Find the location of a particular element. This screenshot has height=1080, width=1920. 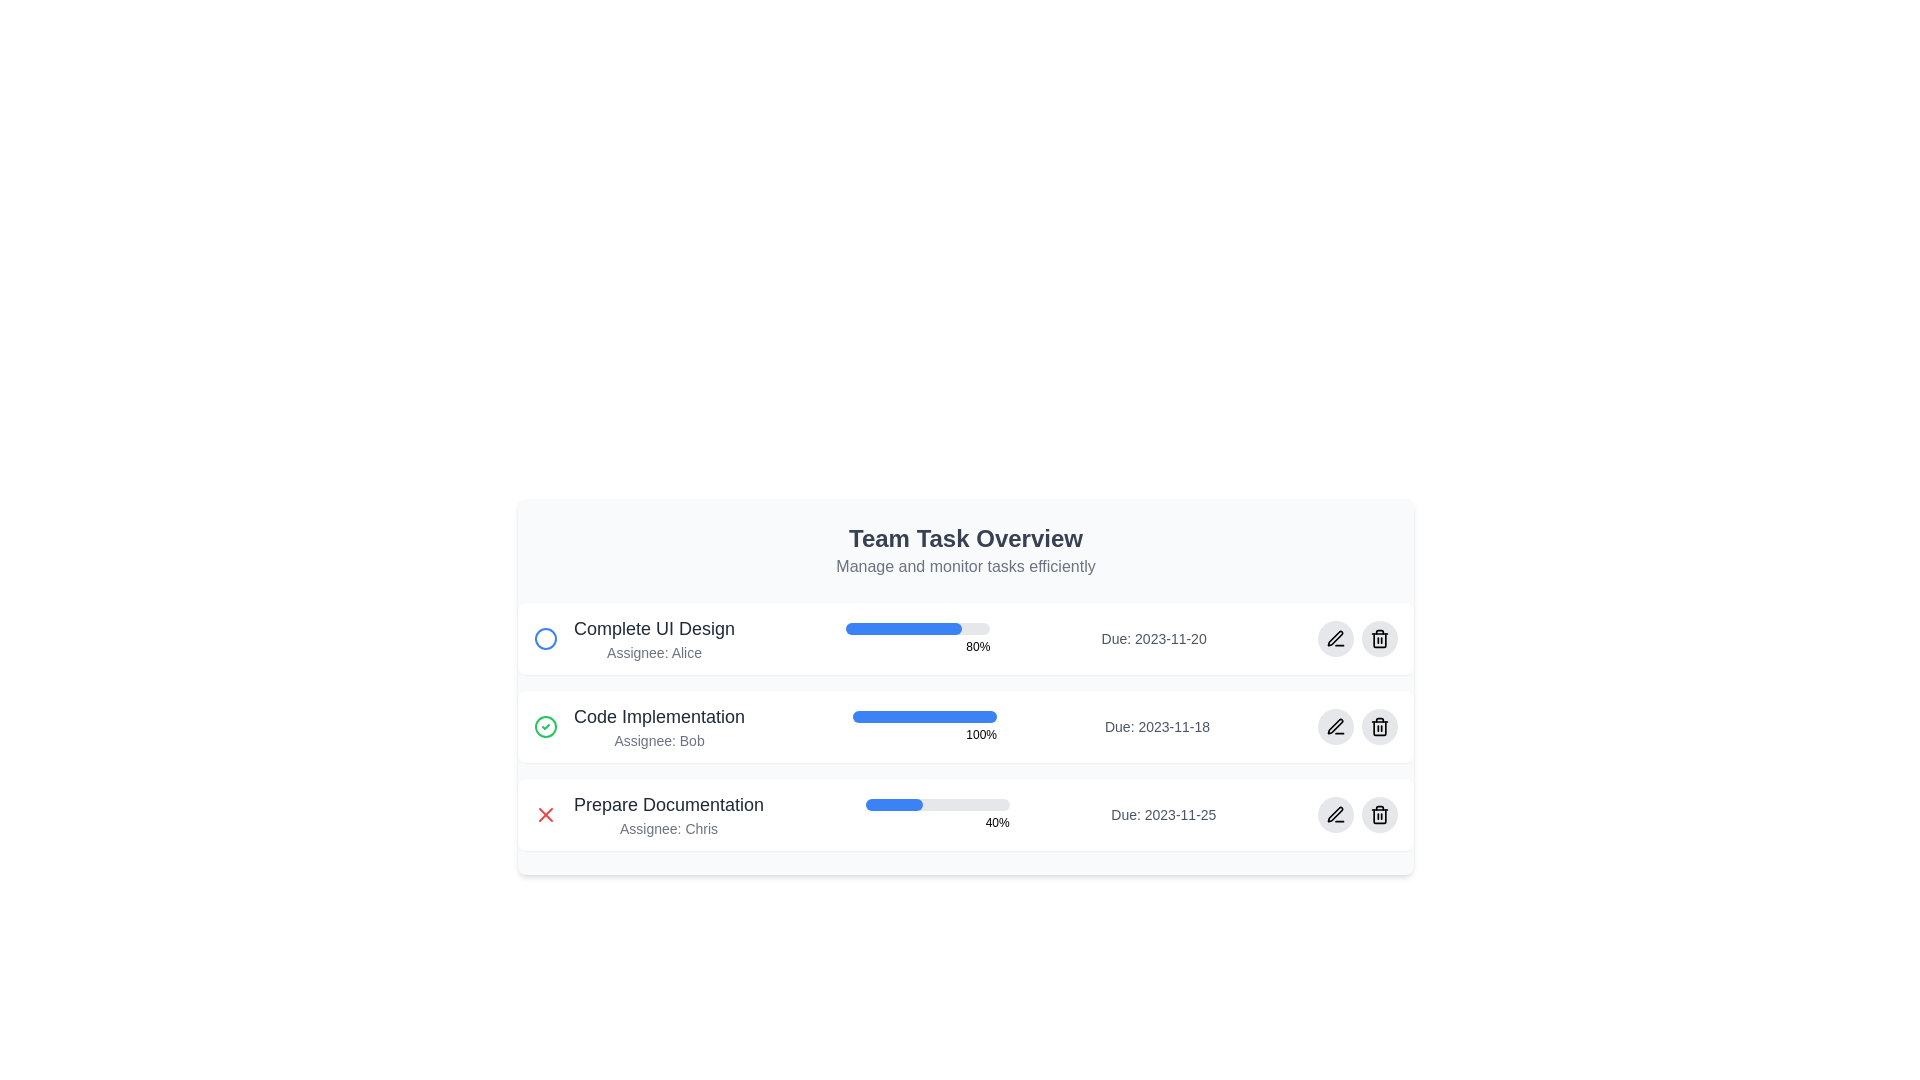

the progress represented by the blue segment of the progress bar indicating 80% completion for the task 'Complete UI Design' is located at coordinates (902, 627).